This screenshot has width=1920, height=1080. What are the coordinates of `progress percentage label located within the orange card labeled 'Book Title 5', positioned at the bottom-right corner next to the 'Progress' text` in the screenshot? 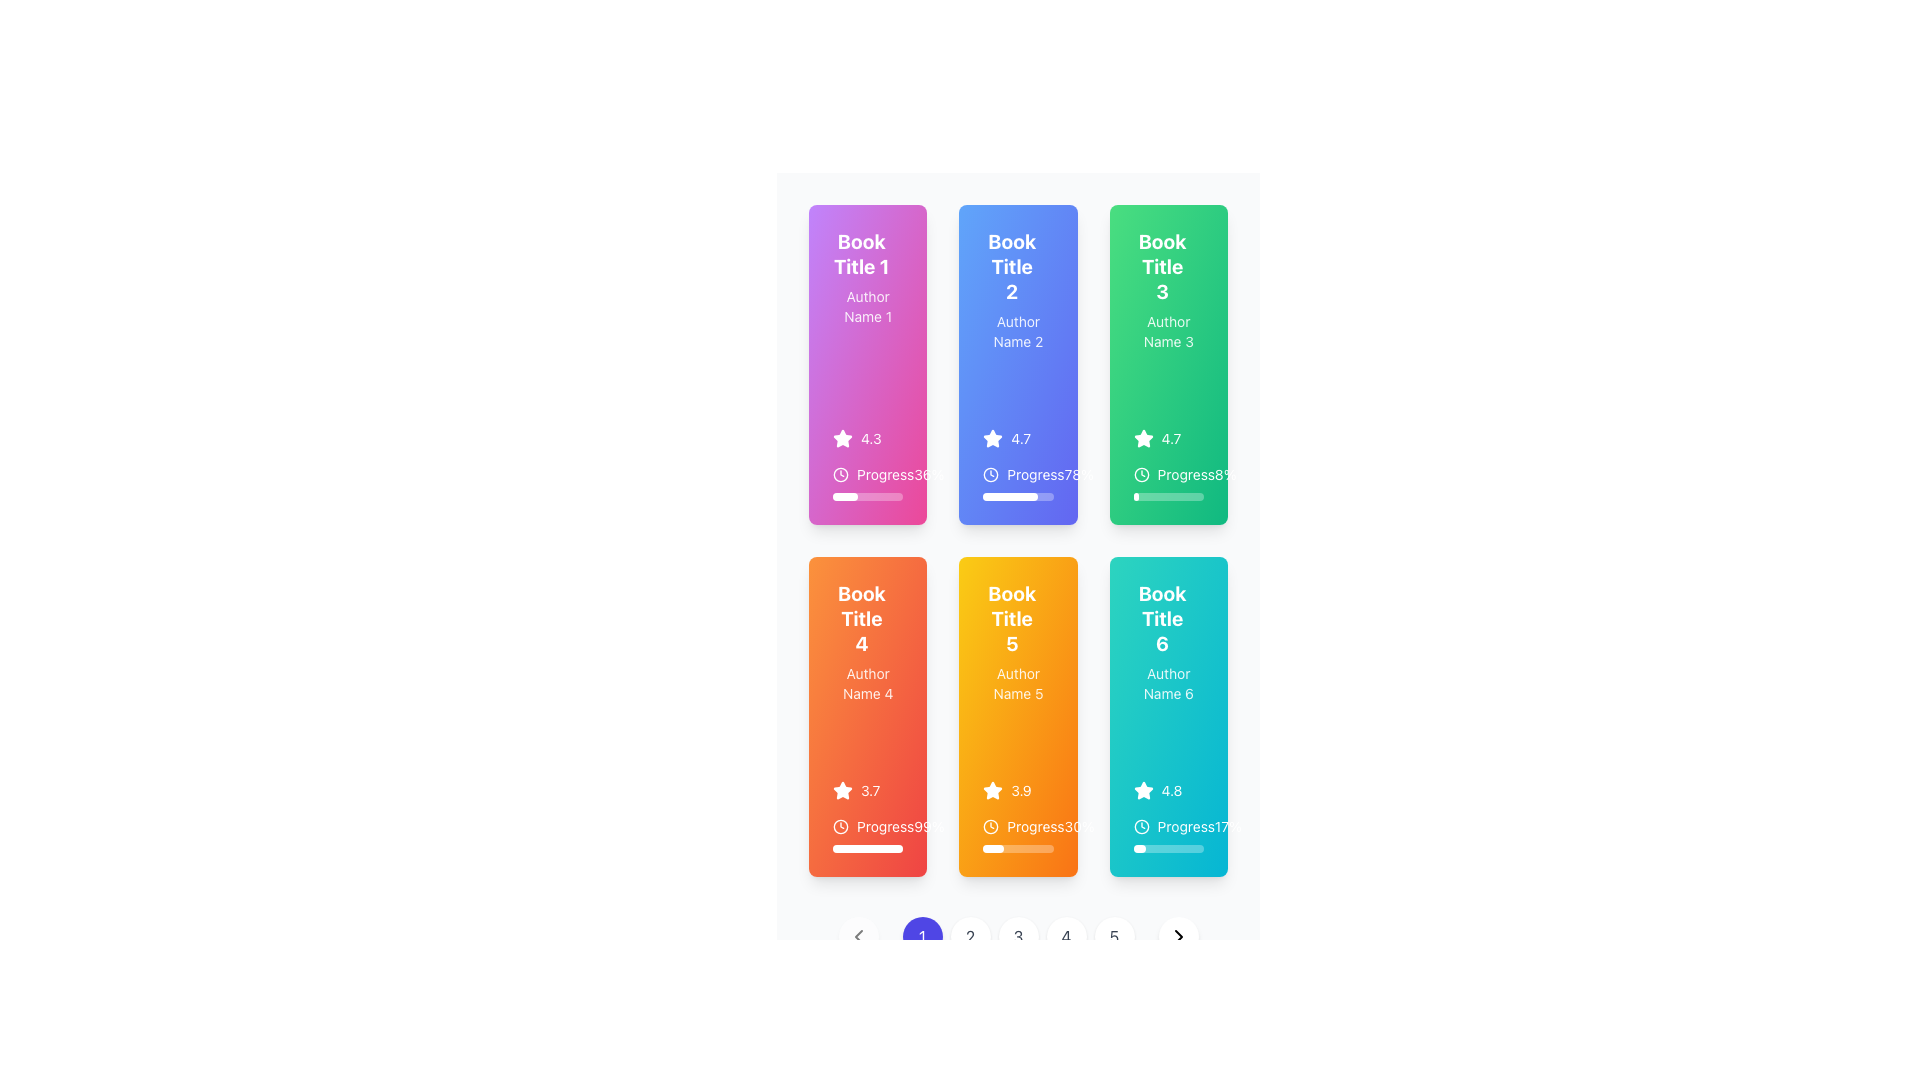 It's located at (1078, 826).